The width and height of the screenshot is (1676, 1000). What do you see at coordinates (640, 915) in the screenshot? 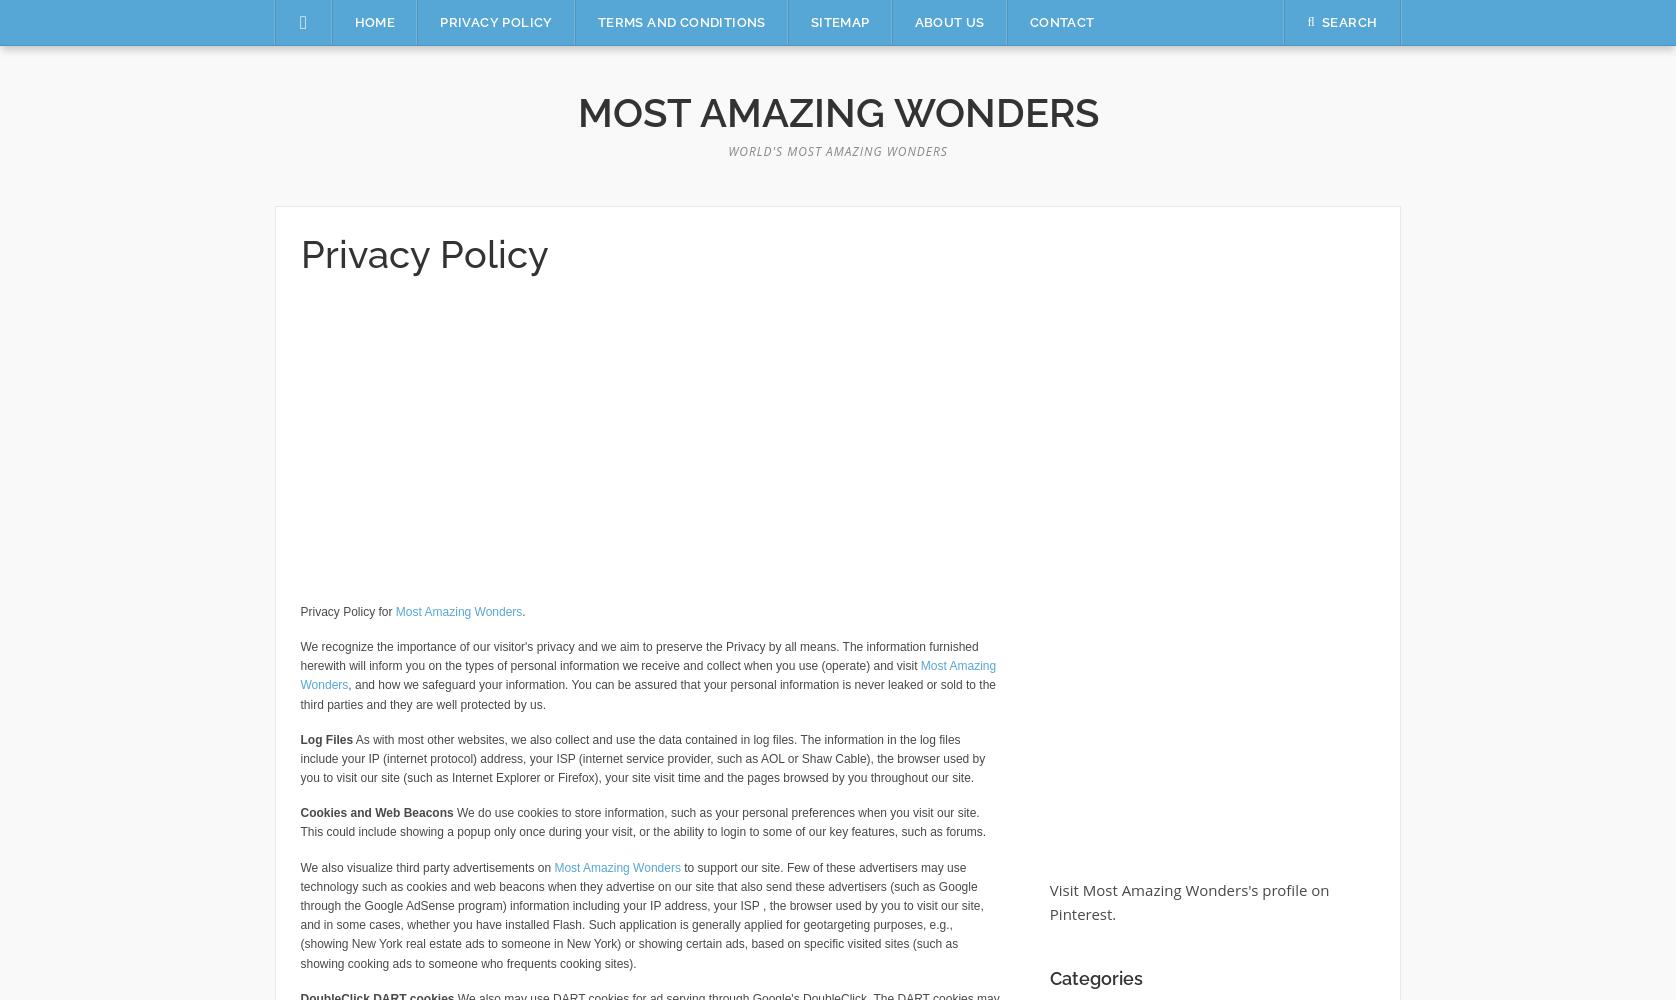
I see `'to support our site. Few of these advertisers may use technology such as cookies and web beacons when they advertise on our site that also send these advertisers (such as Google through the Google AdSense program) information including your IP address, your ISP , the browser used by you to visit our site, and in some cases, whether you have installed Flash. Such application is generally applied for geotargeting purposes, e.g., (showing New York real estate ads to someone in New York) or showing certain ads, based on specific visited sites (such as showing cooking ads to someone who frequents cooking sites).'` at bounding box center [640, 915].